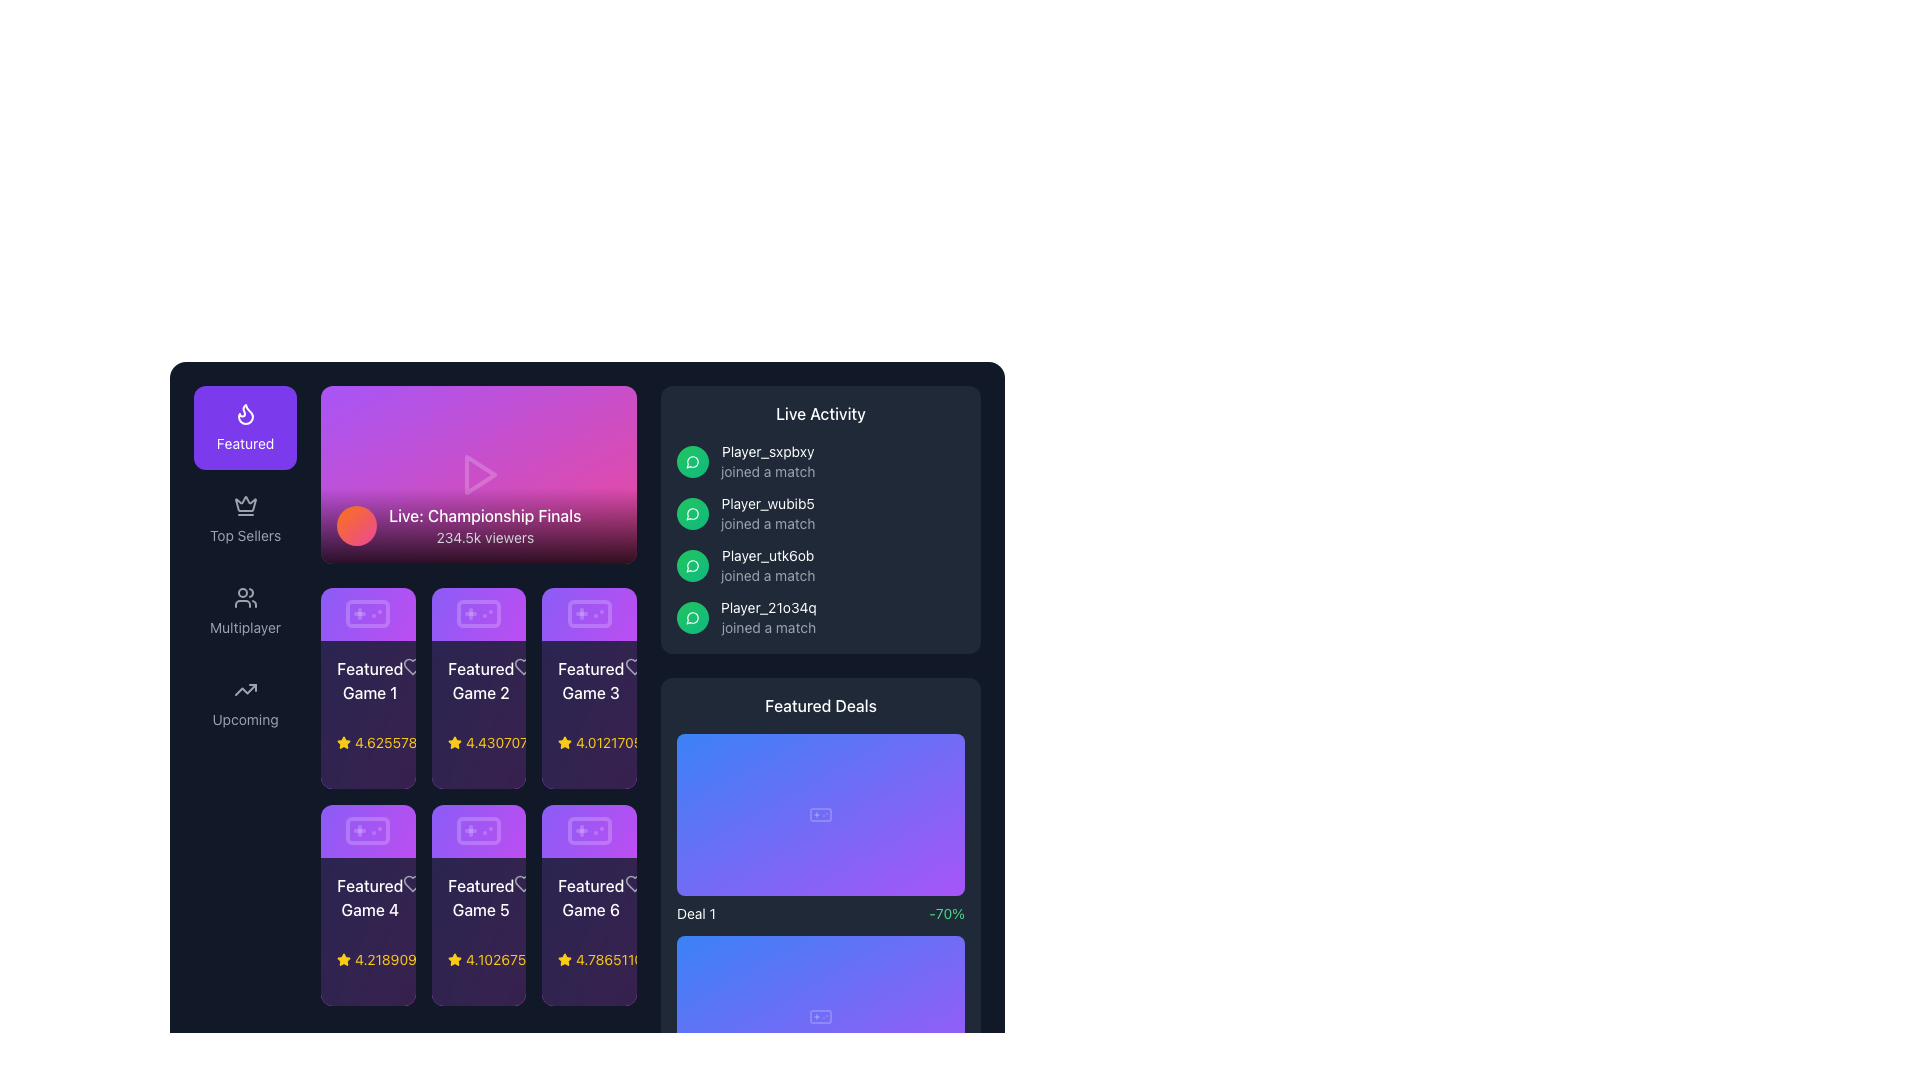  I want to click on the 'Featured Deals' label, so click(820, 704).